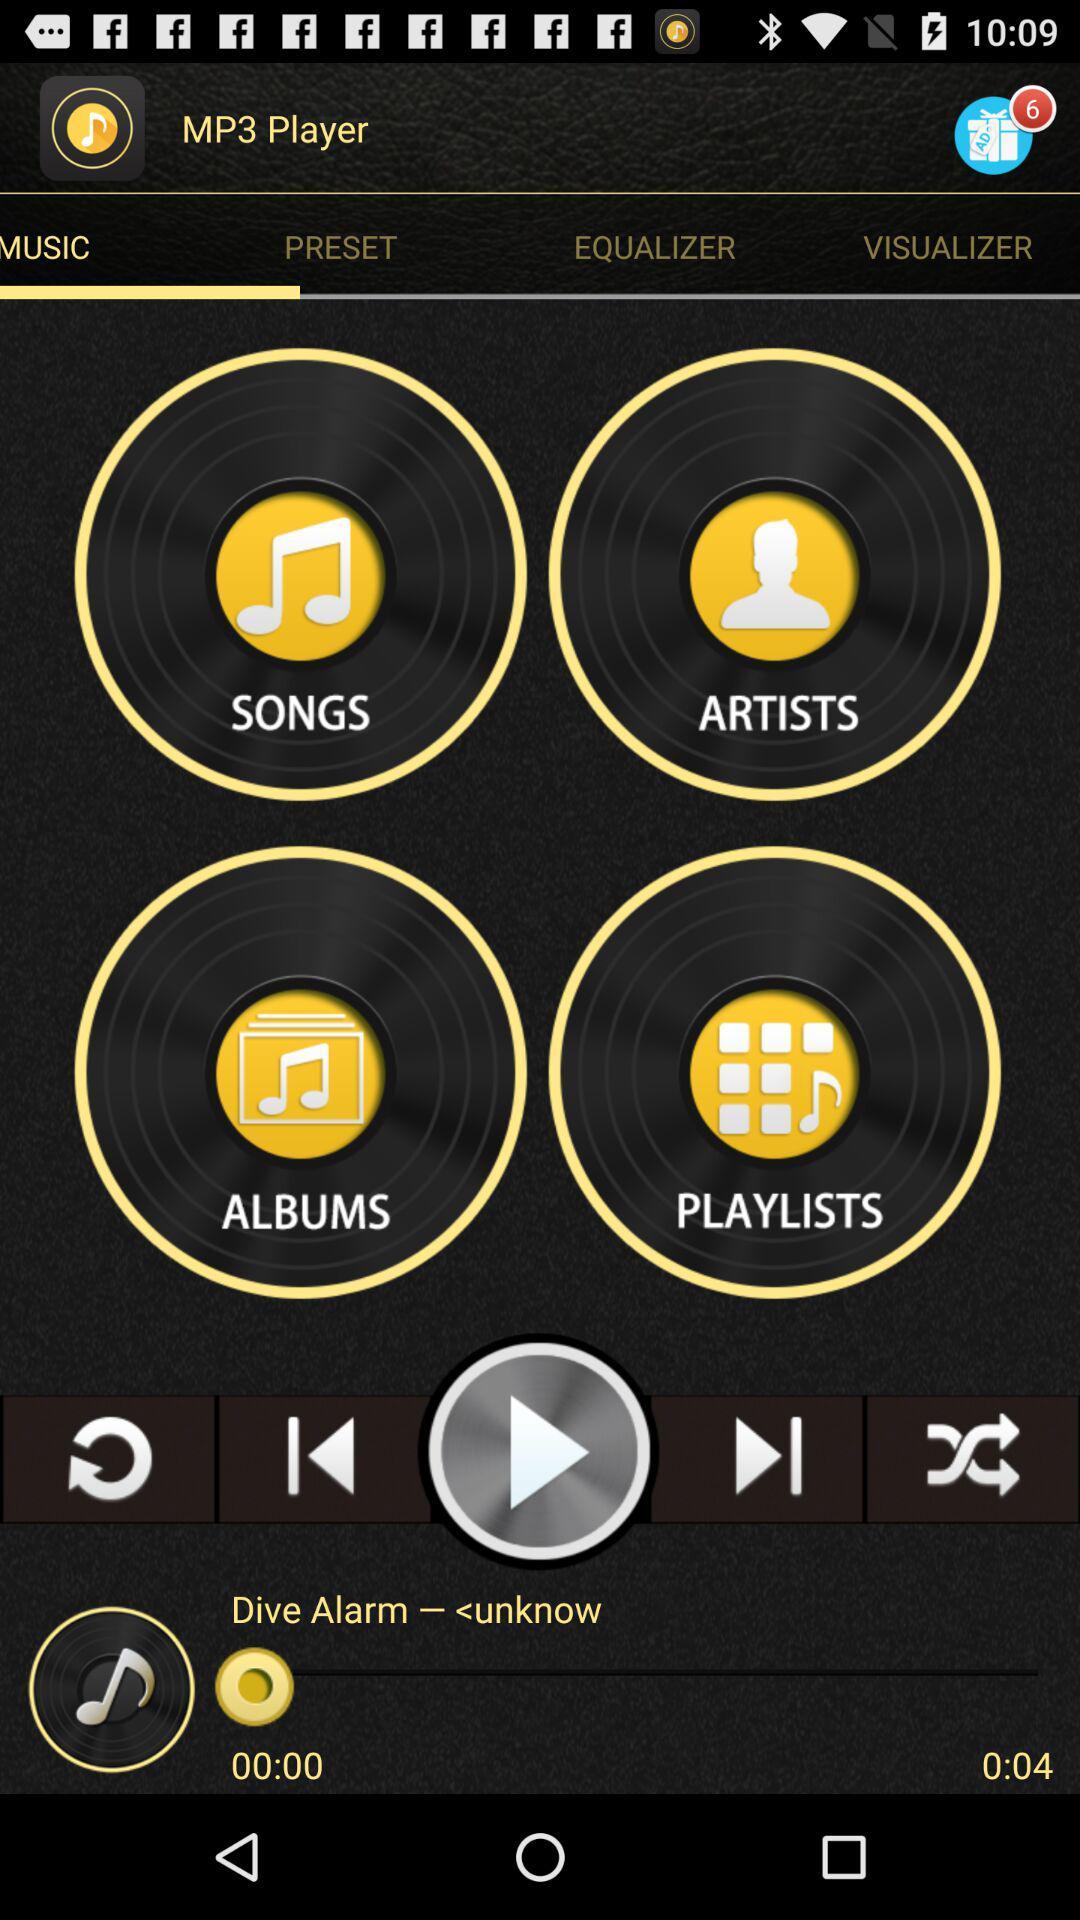 Image resolution: width=1080 pixels, height=1920 pixels. Describe the element at coordinates (538, 1553) in the screenshot. I see `the play icon` at that location.